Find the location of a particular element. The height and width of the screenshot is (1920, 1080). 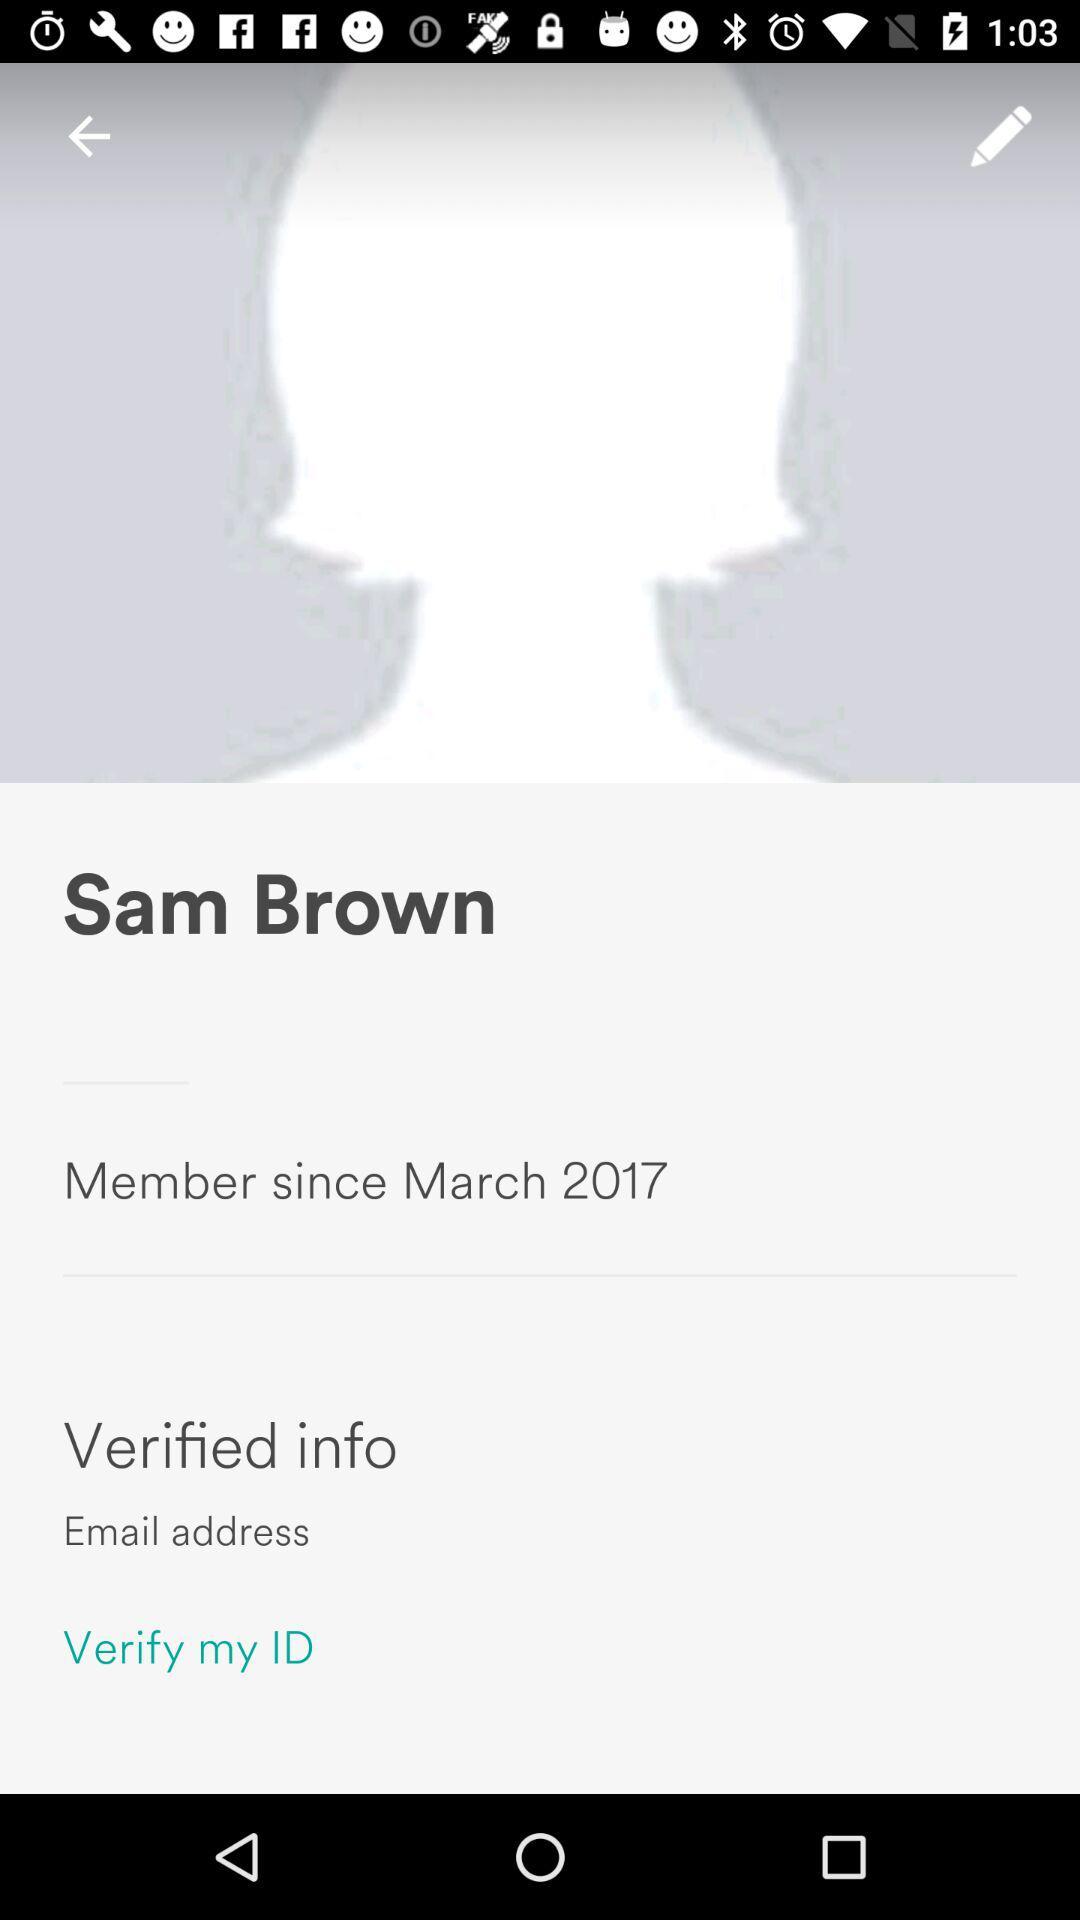

item at the top left corner is located at coordinates (88, 135).